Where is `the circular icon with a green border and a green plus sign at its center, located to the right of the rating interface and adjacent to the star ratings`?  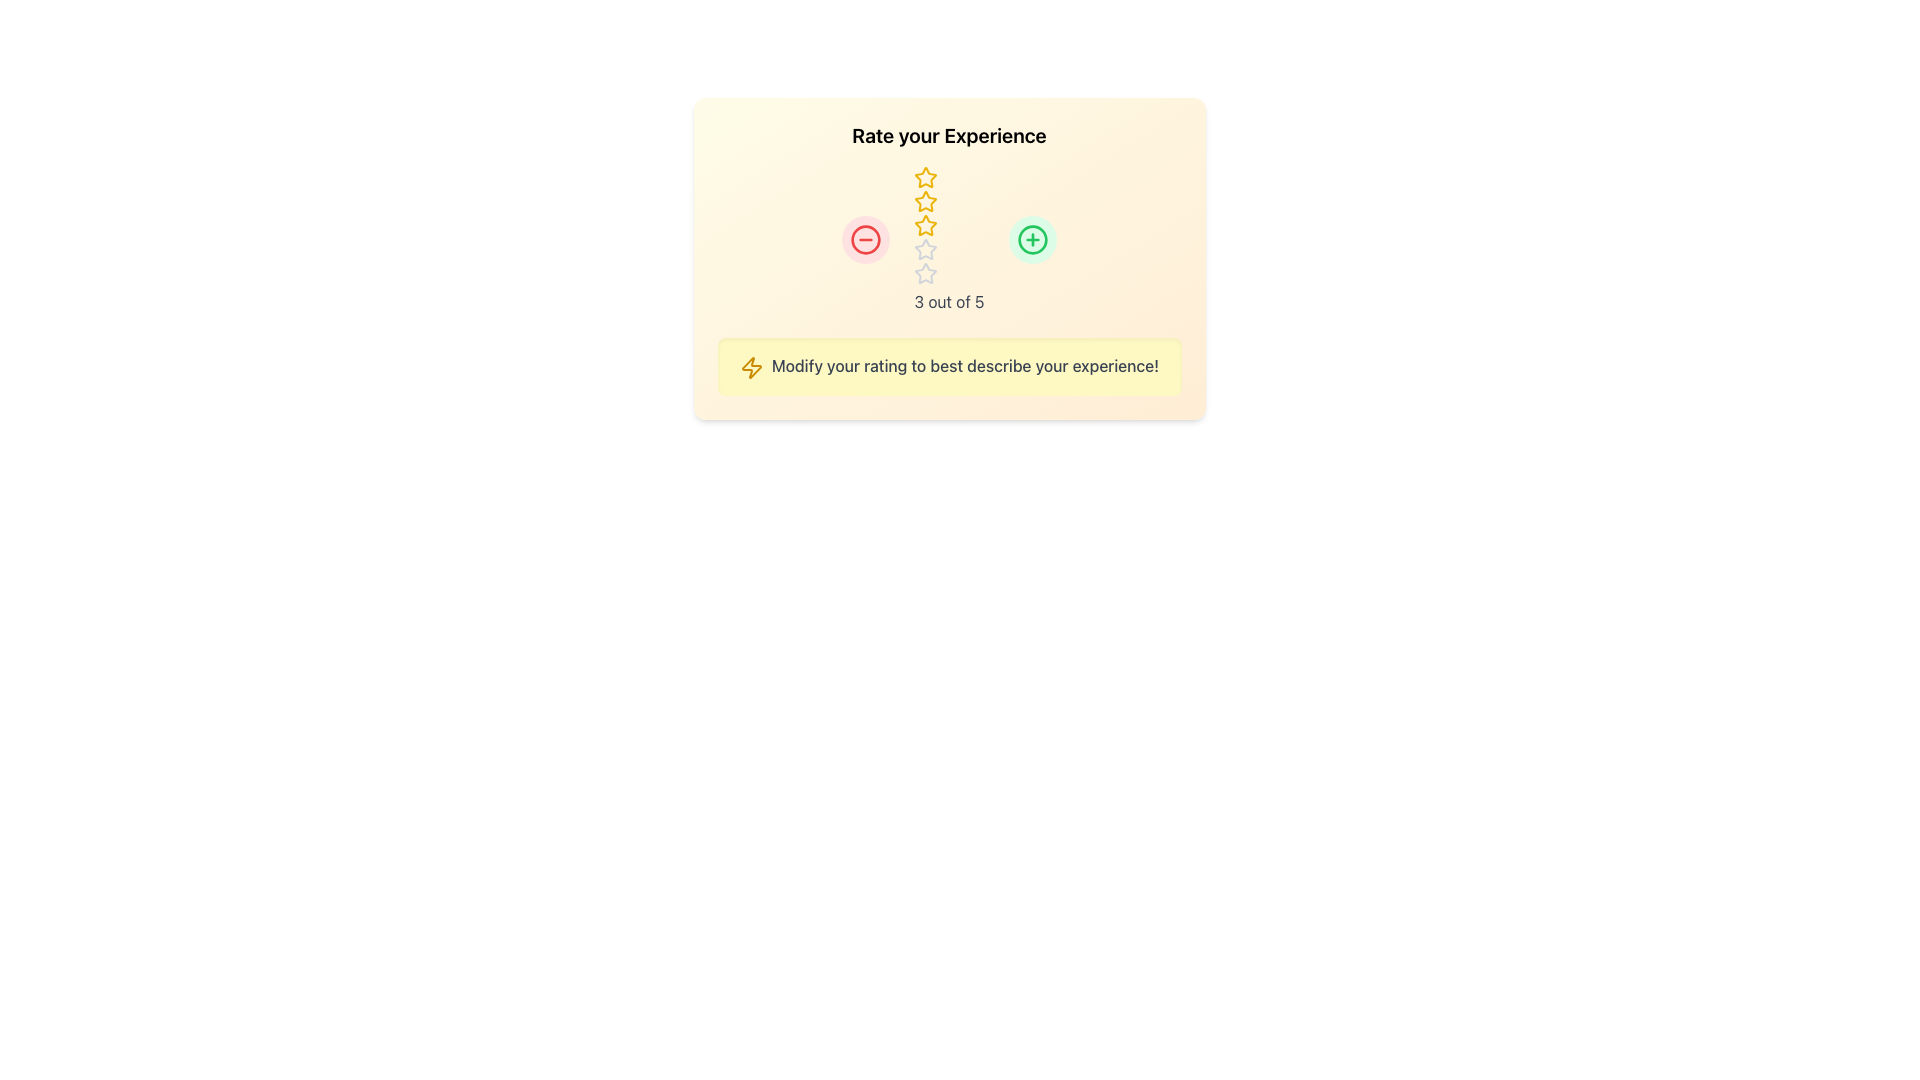 the circular icon with a green border and a green plus sign at its center, located to the right of the rating interface and adjacent to the star ratings is located at coordinates (1032, 238).